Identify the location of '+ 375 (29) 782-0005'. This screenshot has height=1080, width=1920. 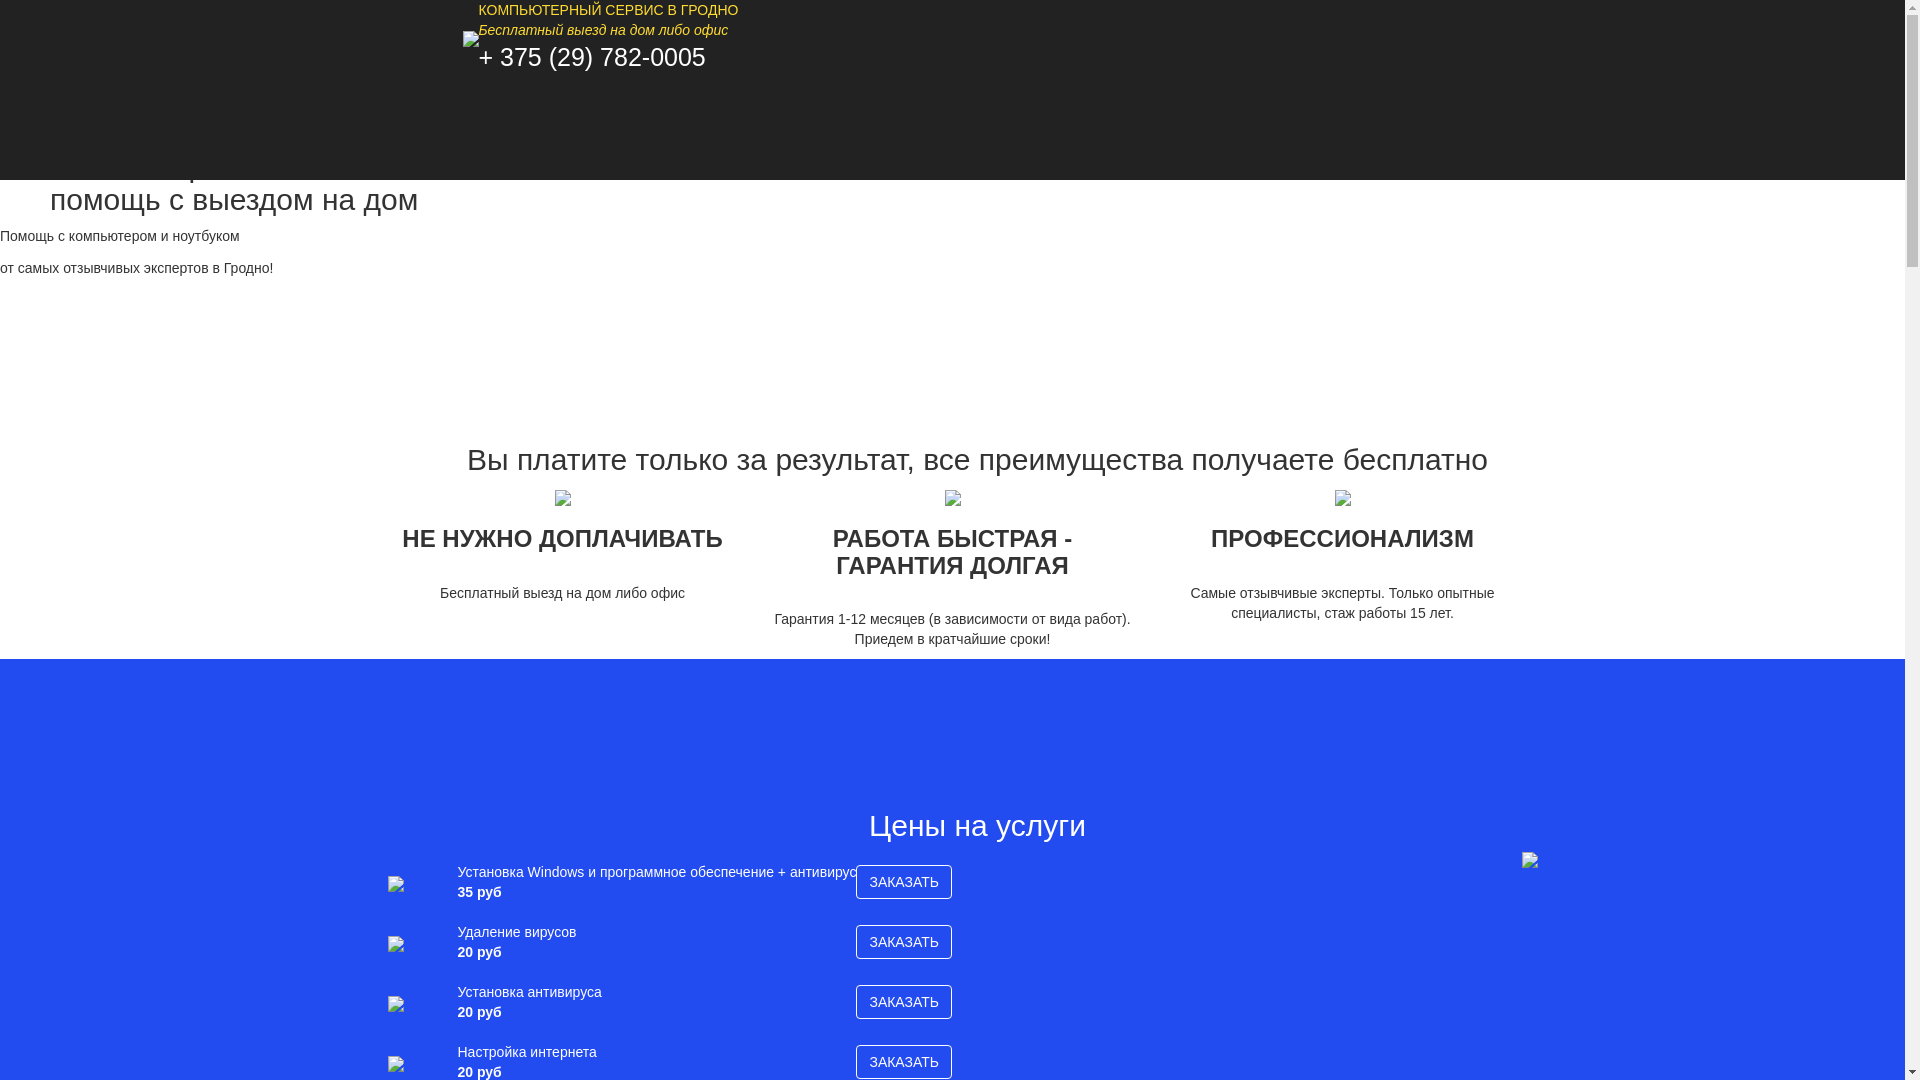
(590, 56).